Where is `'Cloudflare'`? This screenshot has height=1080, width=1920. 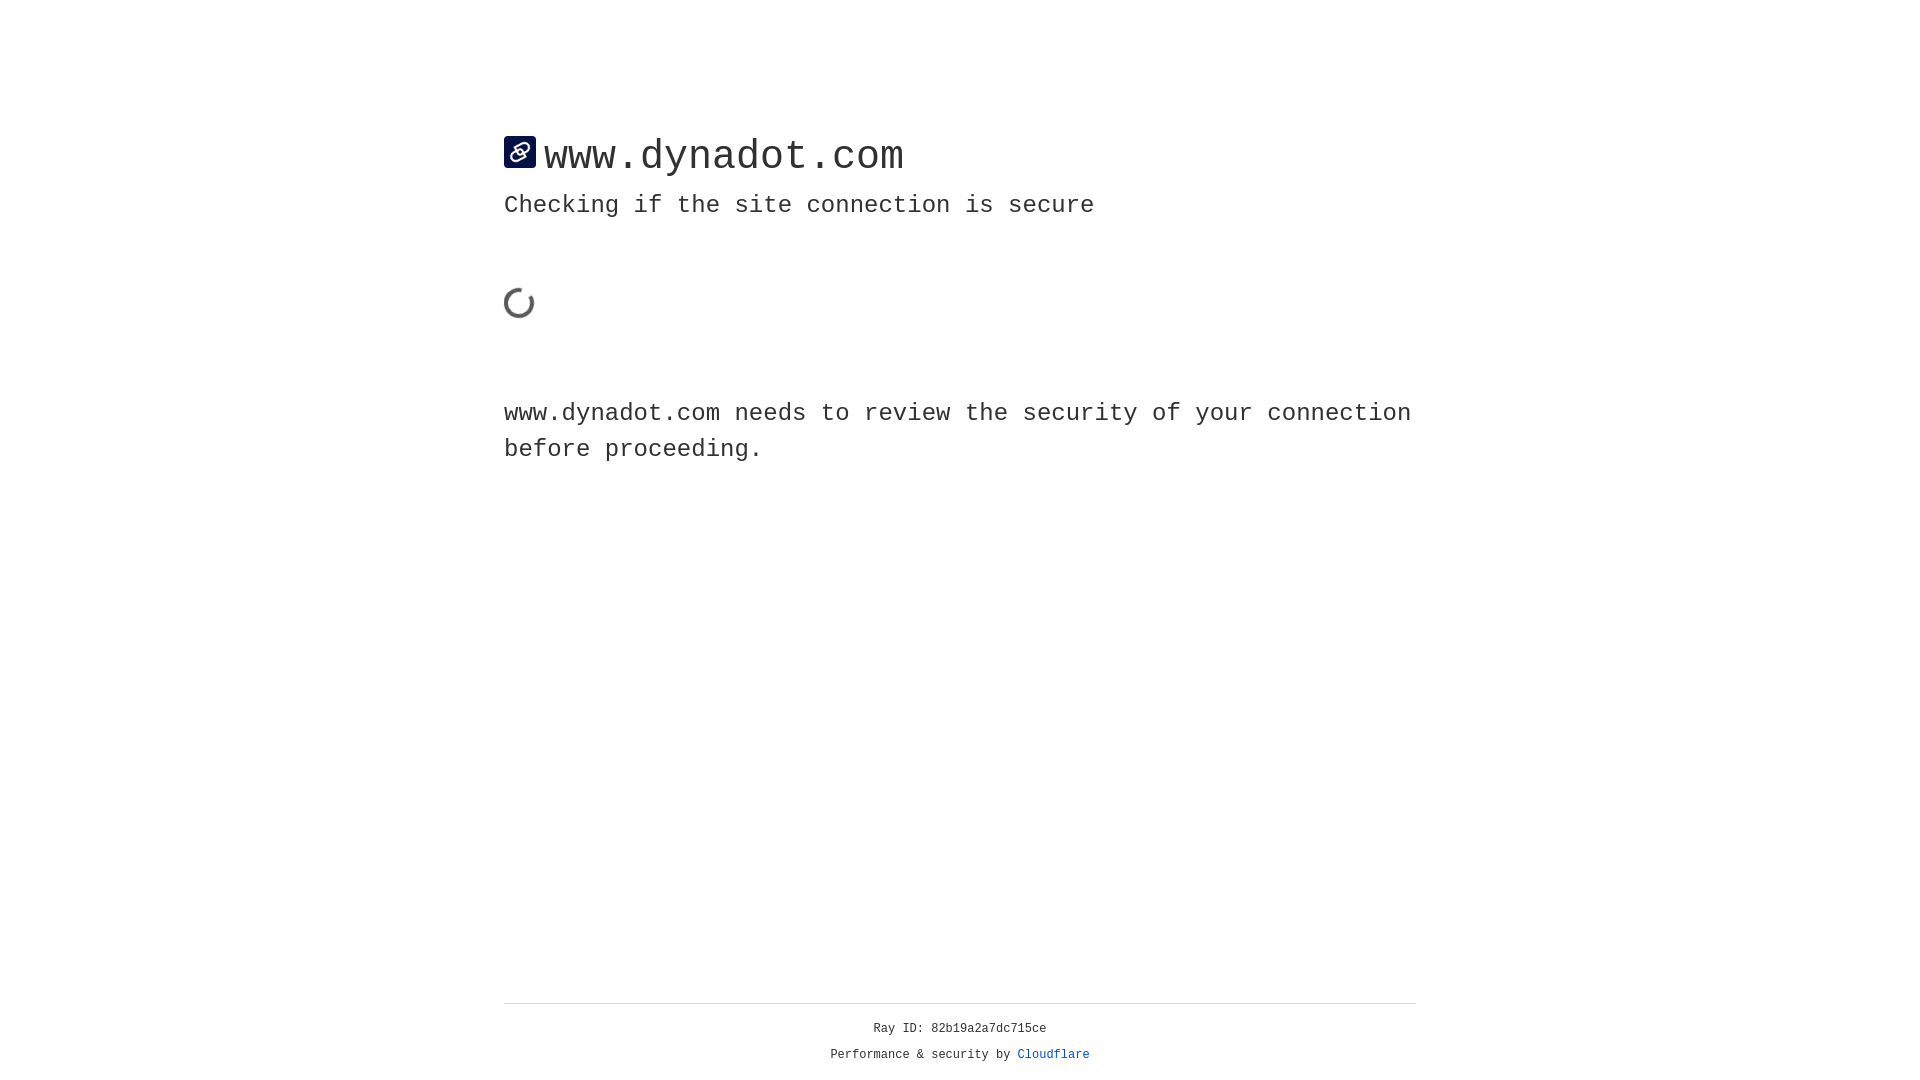 'Cloudflare' is located at coordinates (1017, 1054).